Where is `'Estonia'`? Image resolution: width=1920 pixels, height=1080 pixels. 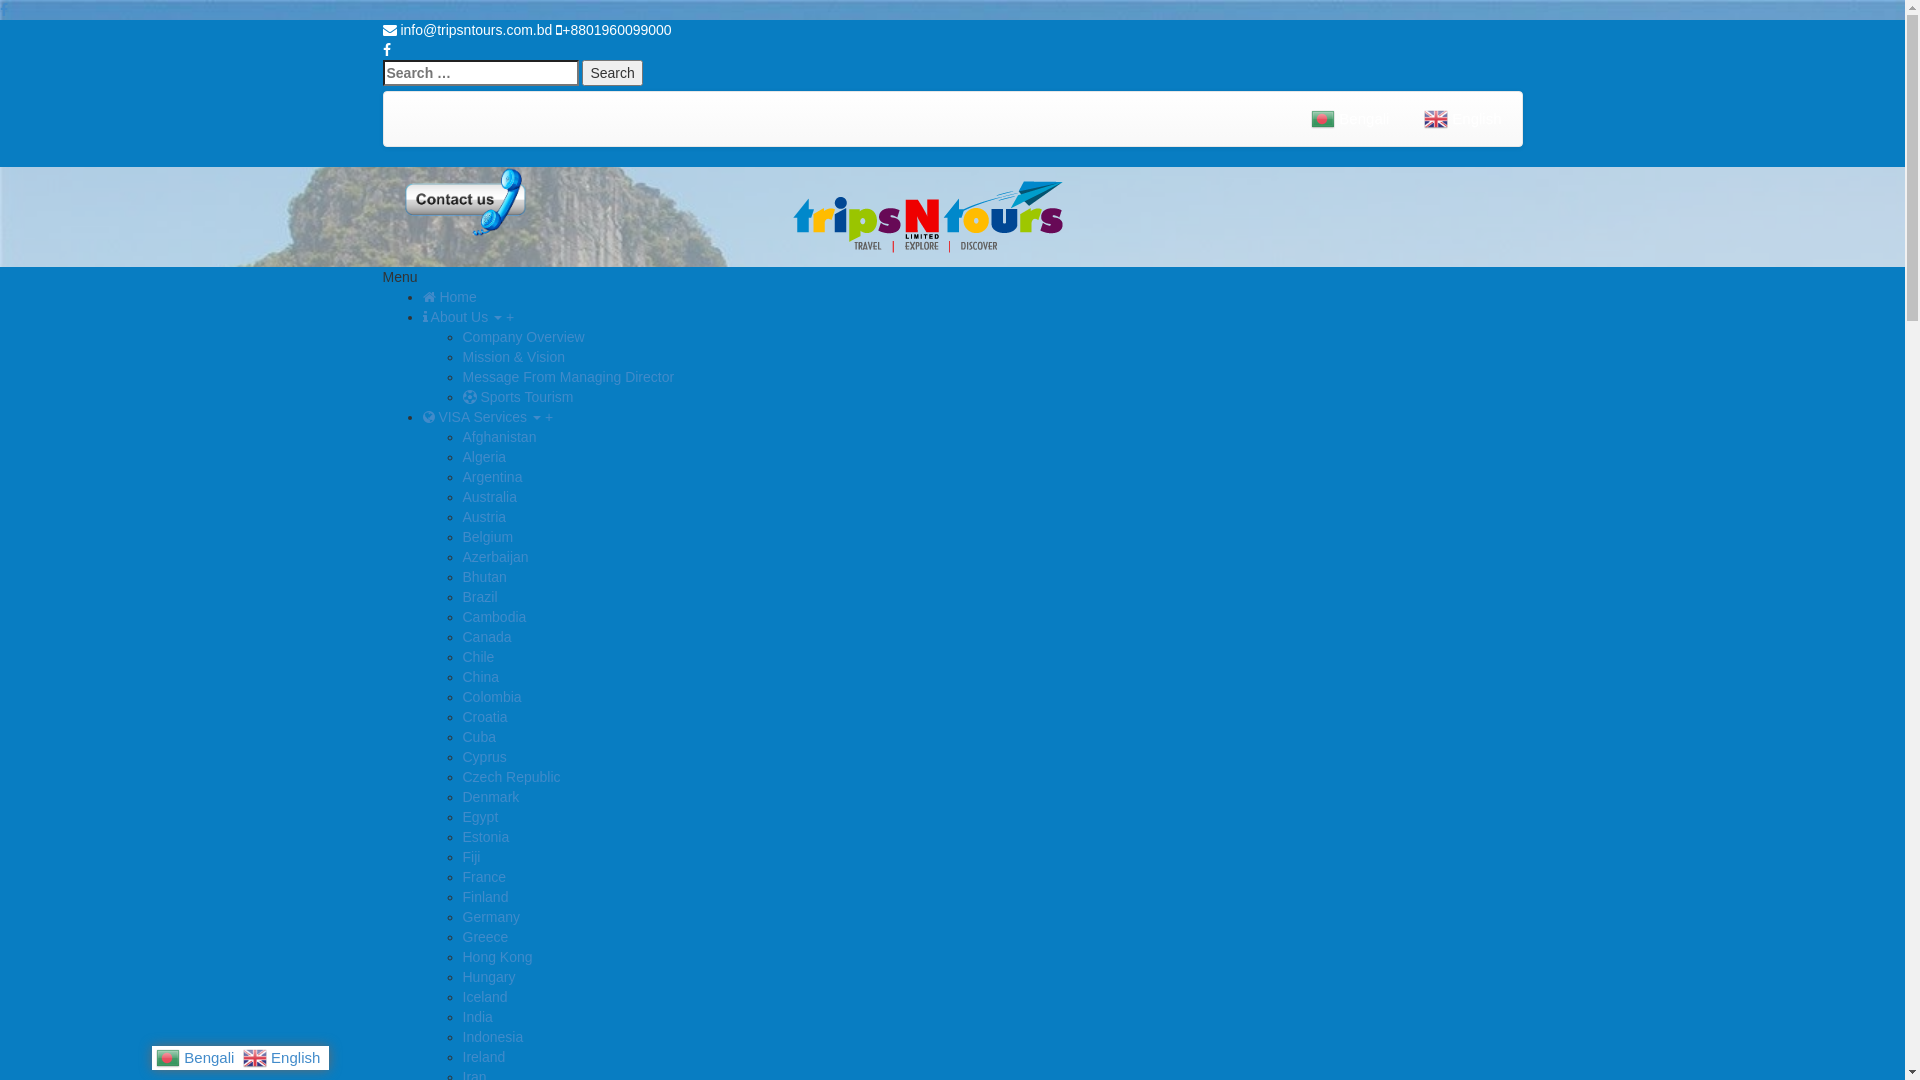 'Estonia' is located at coordinates (460, 837).